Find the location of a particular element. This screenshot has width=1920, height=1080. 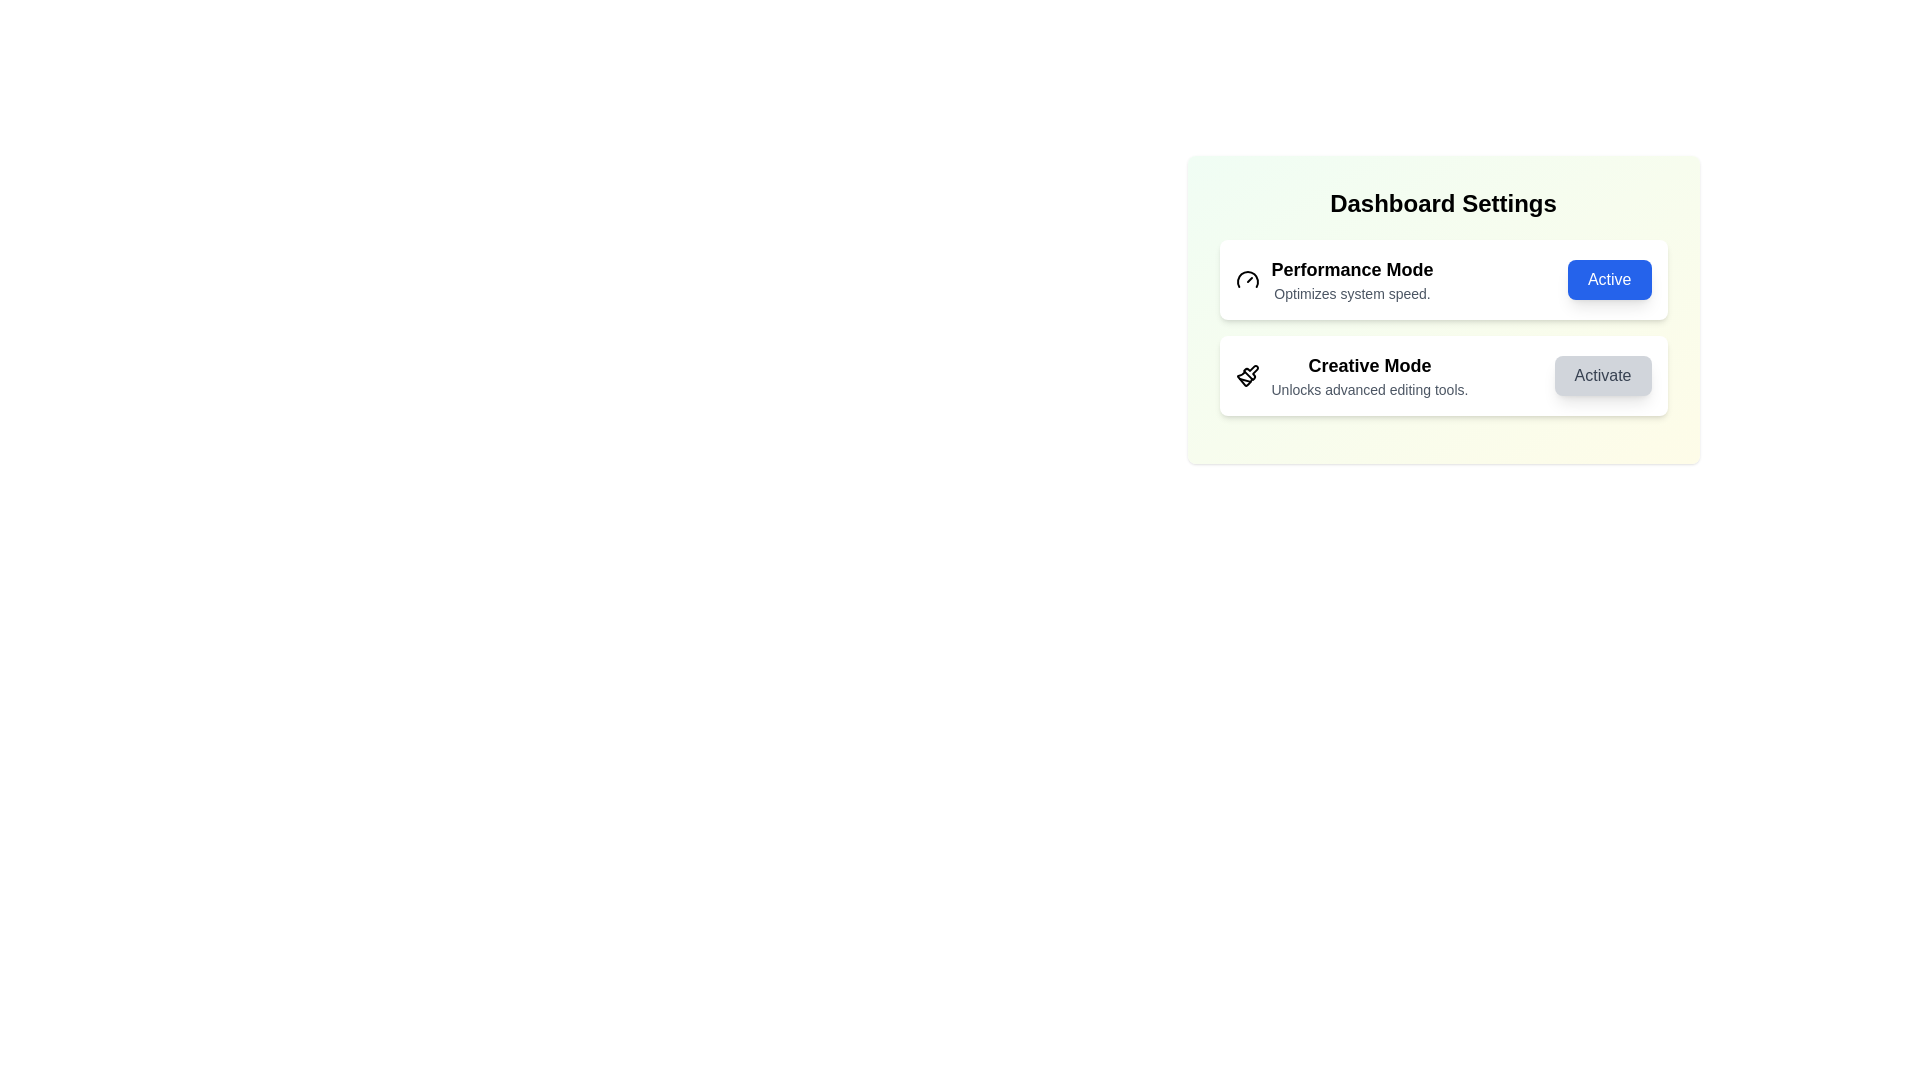

the Creative Mode setting is located at coordinates (1443, 375).